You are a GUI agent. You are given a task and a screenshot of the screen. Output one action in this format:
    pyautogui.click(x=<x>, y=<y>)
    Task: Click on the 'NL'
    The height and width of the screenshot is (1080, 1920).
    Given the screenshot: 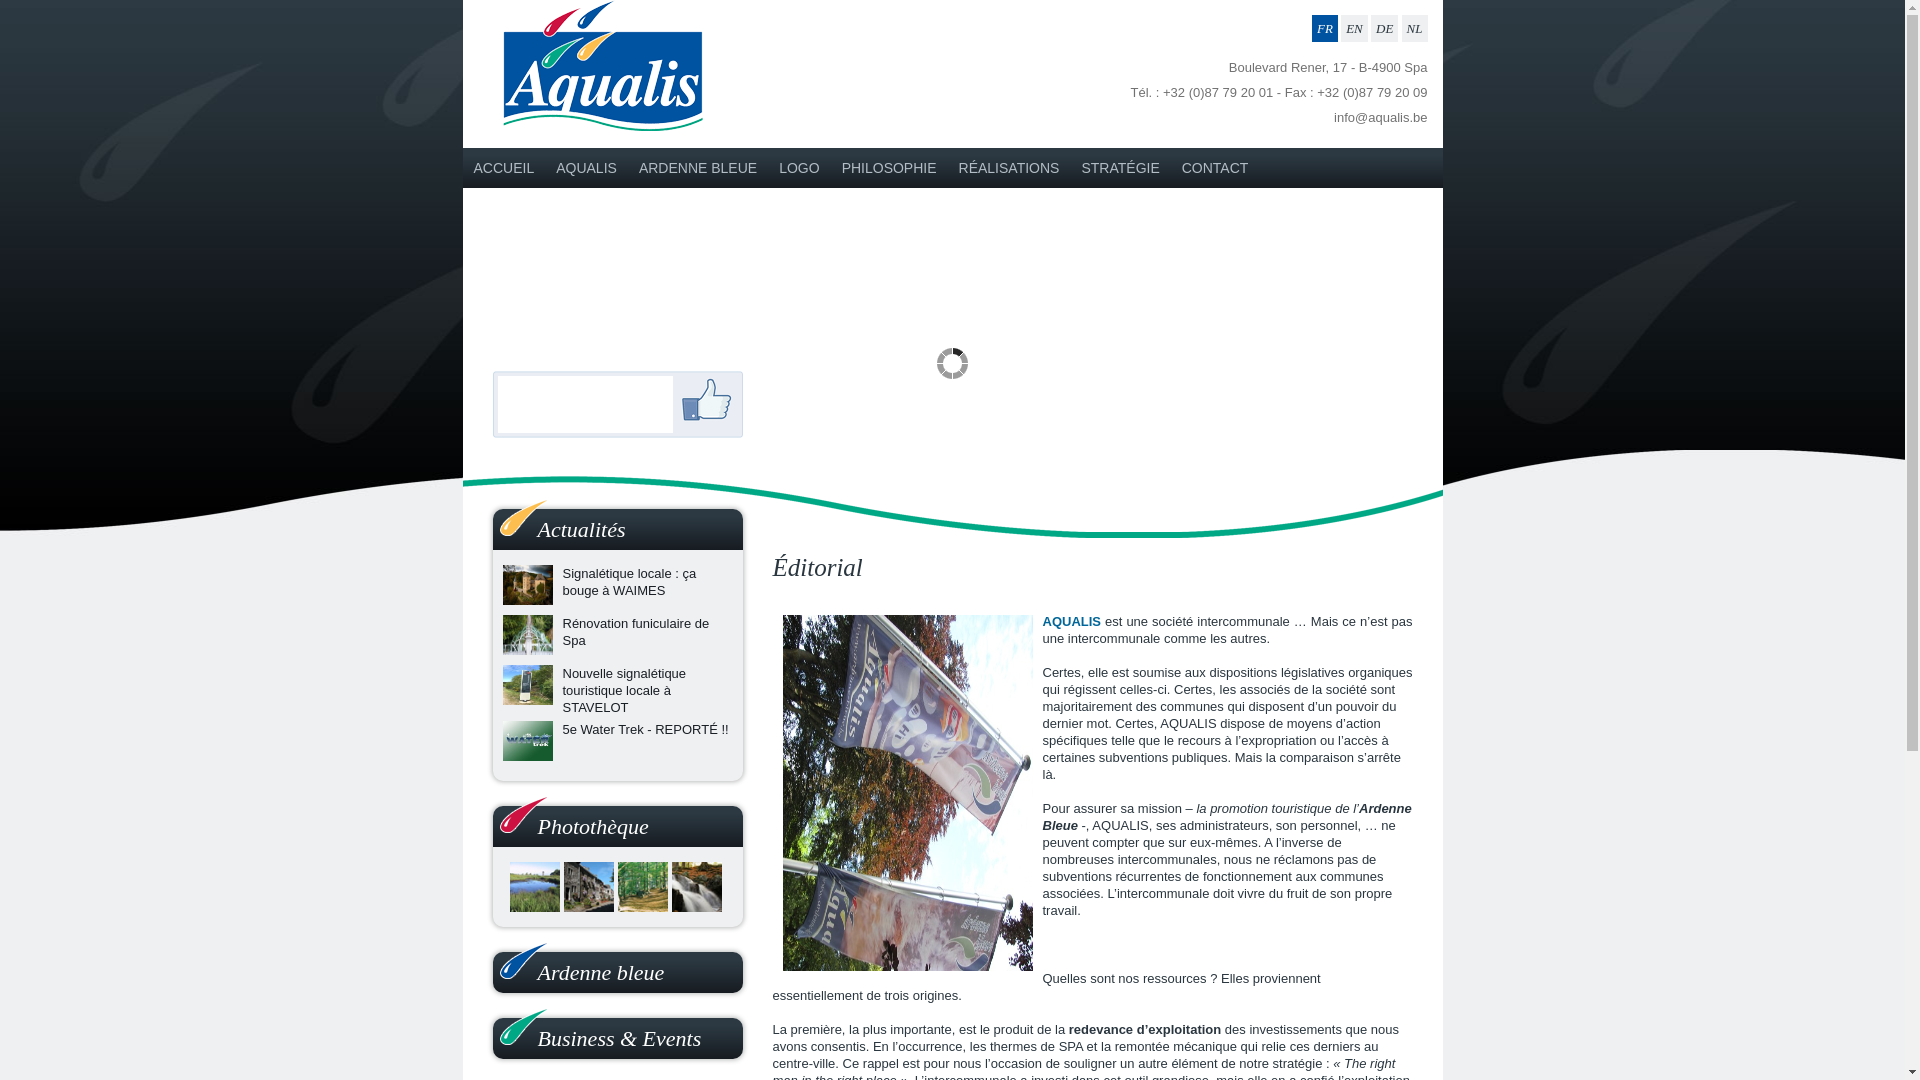 What is the action you would take?
    pyautogui.click(x=1414, y=28)
    